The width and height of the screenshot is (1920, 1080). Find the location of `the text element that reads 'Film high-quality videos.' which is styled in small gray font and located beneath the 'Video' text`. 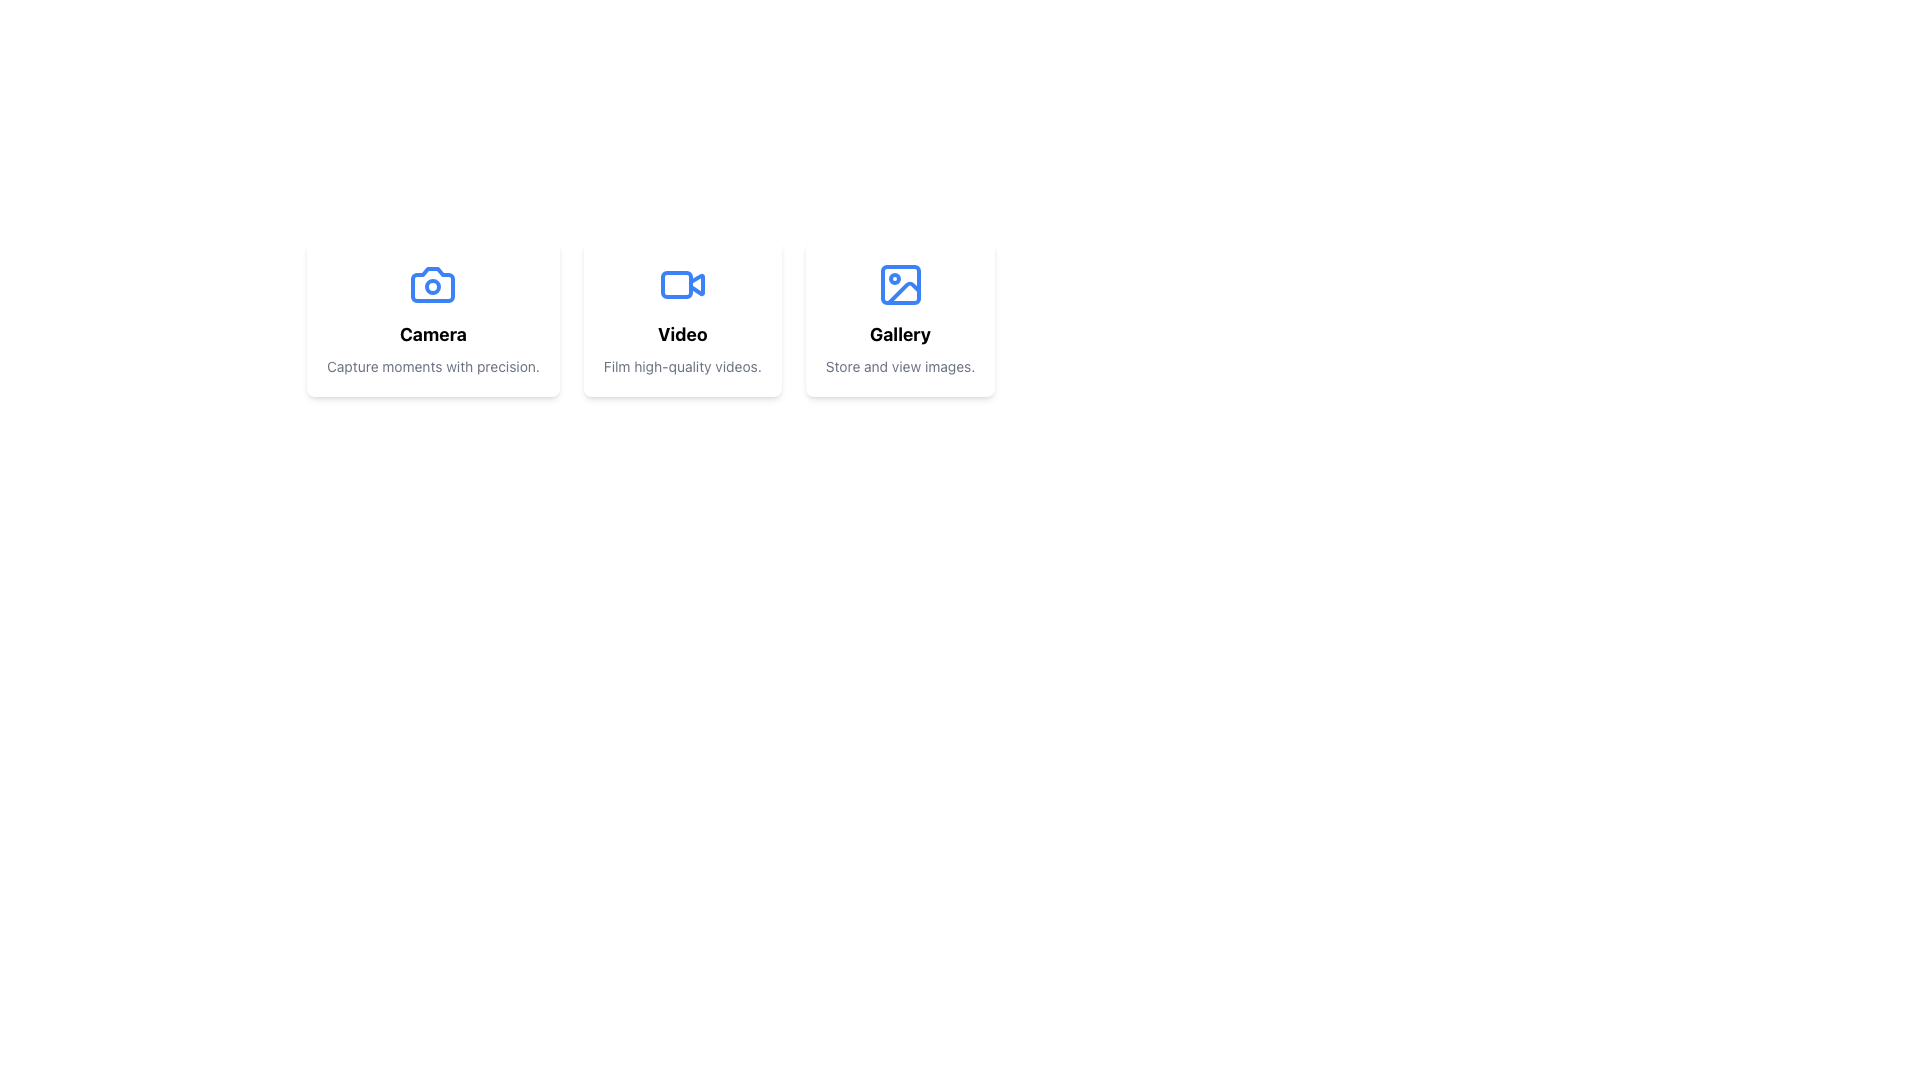

the text element that reads 'Film high-quality videos.' which is styled in small gray font and located beneath the 'Video' text is located at coordinates (682, 366).